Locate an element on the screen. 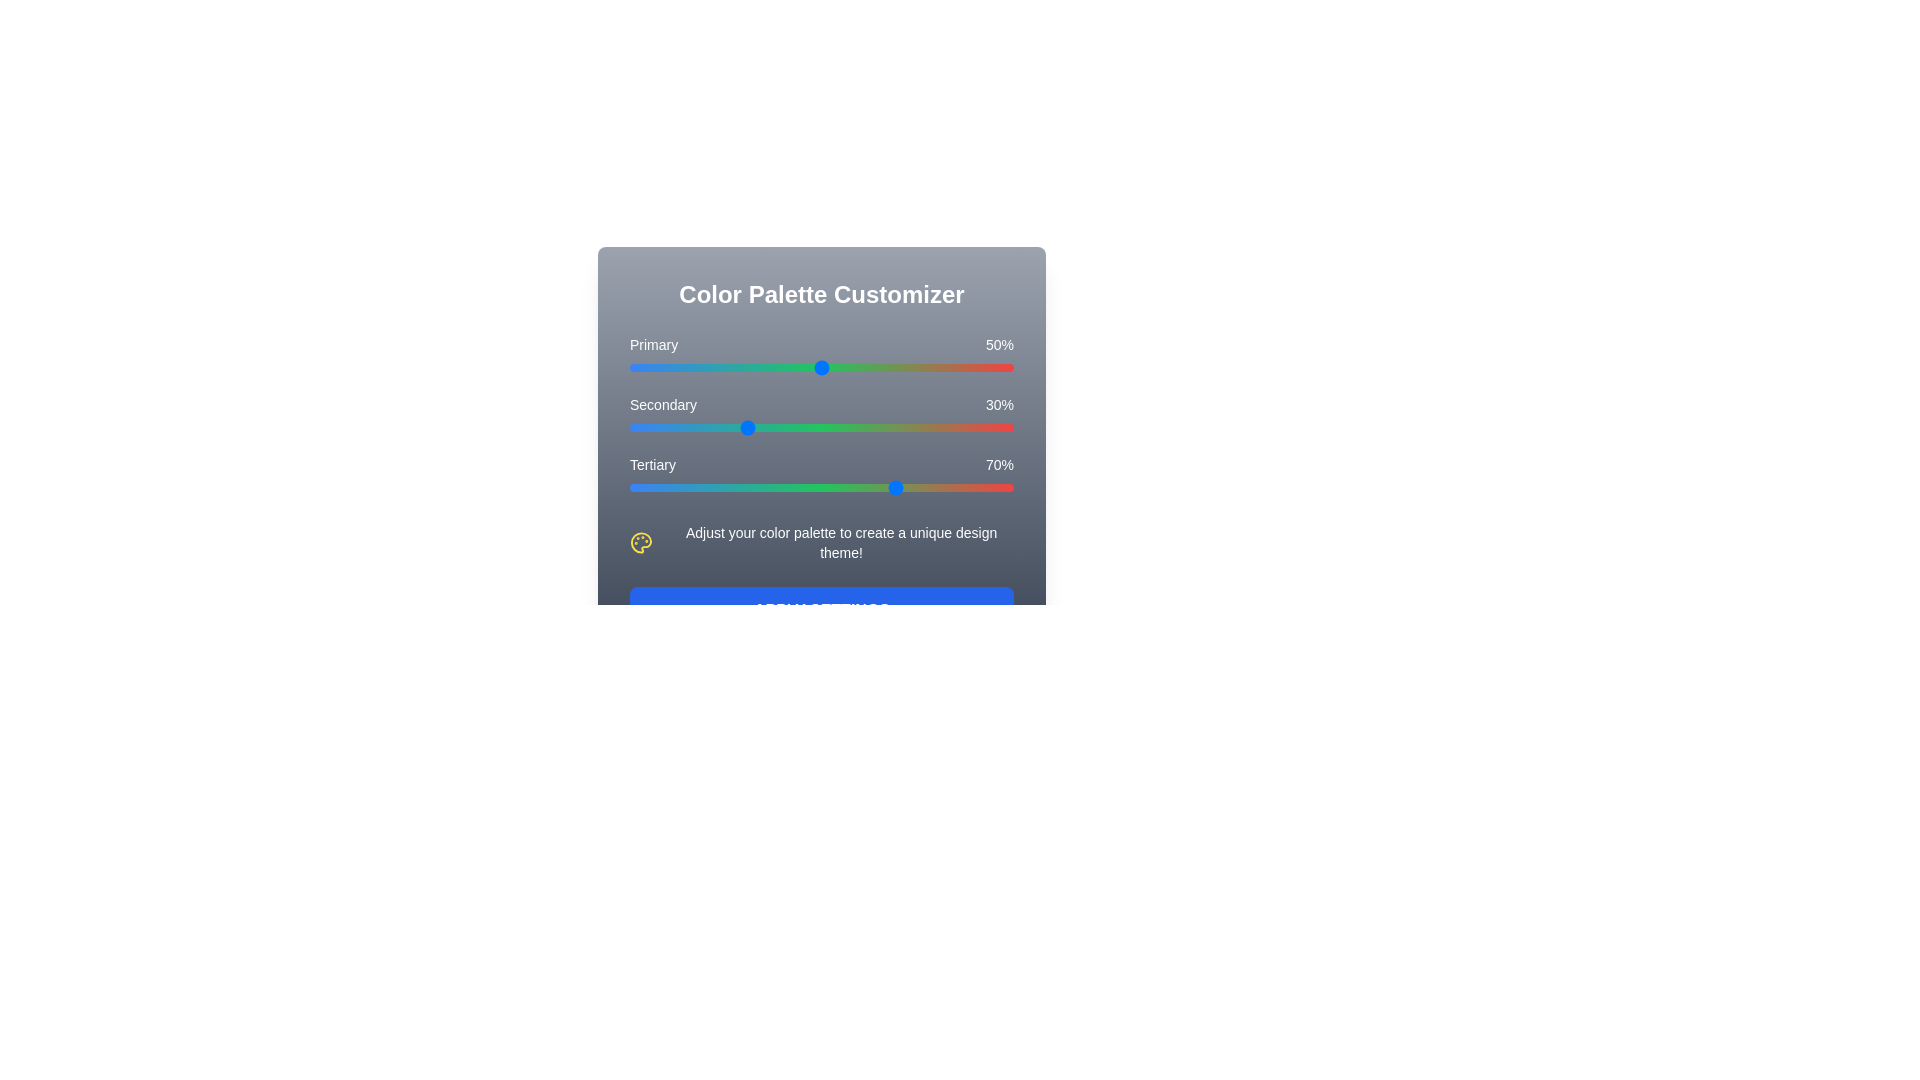 The width and height of the screenshot is (1920, 1080). the primary color intensity is located at coordinates (821, 367).